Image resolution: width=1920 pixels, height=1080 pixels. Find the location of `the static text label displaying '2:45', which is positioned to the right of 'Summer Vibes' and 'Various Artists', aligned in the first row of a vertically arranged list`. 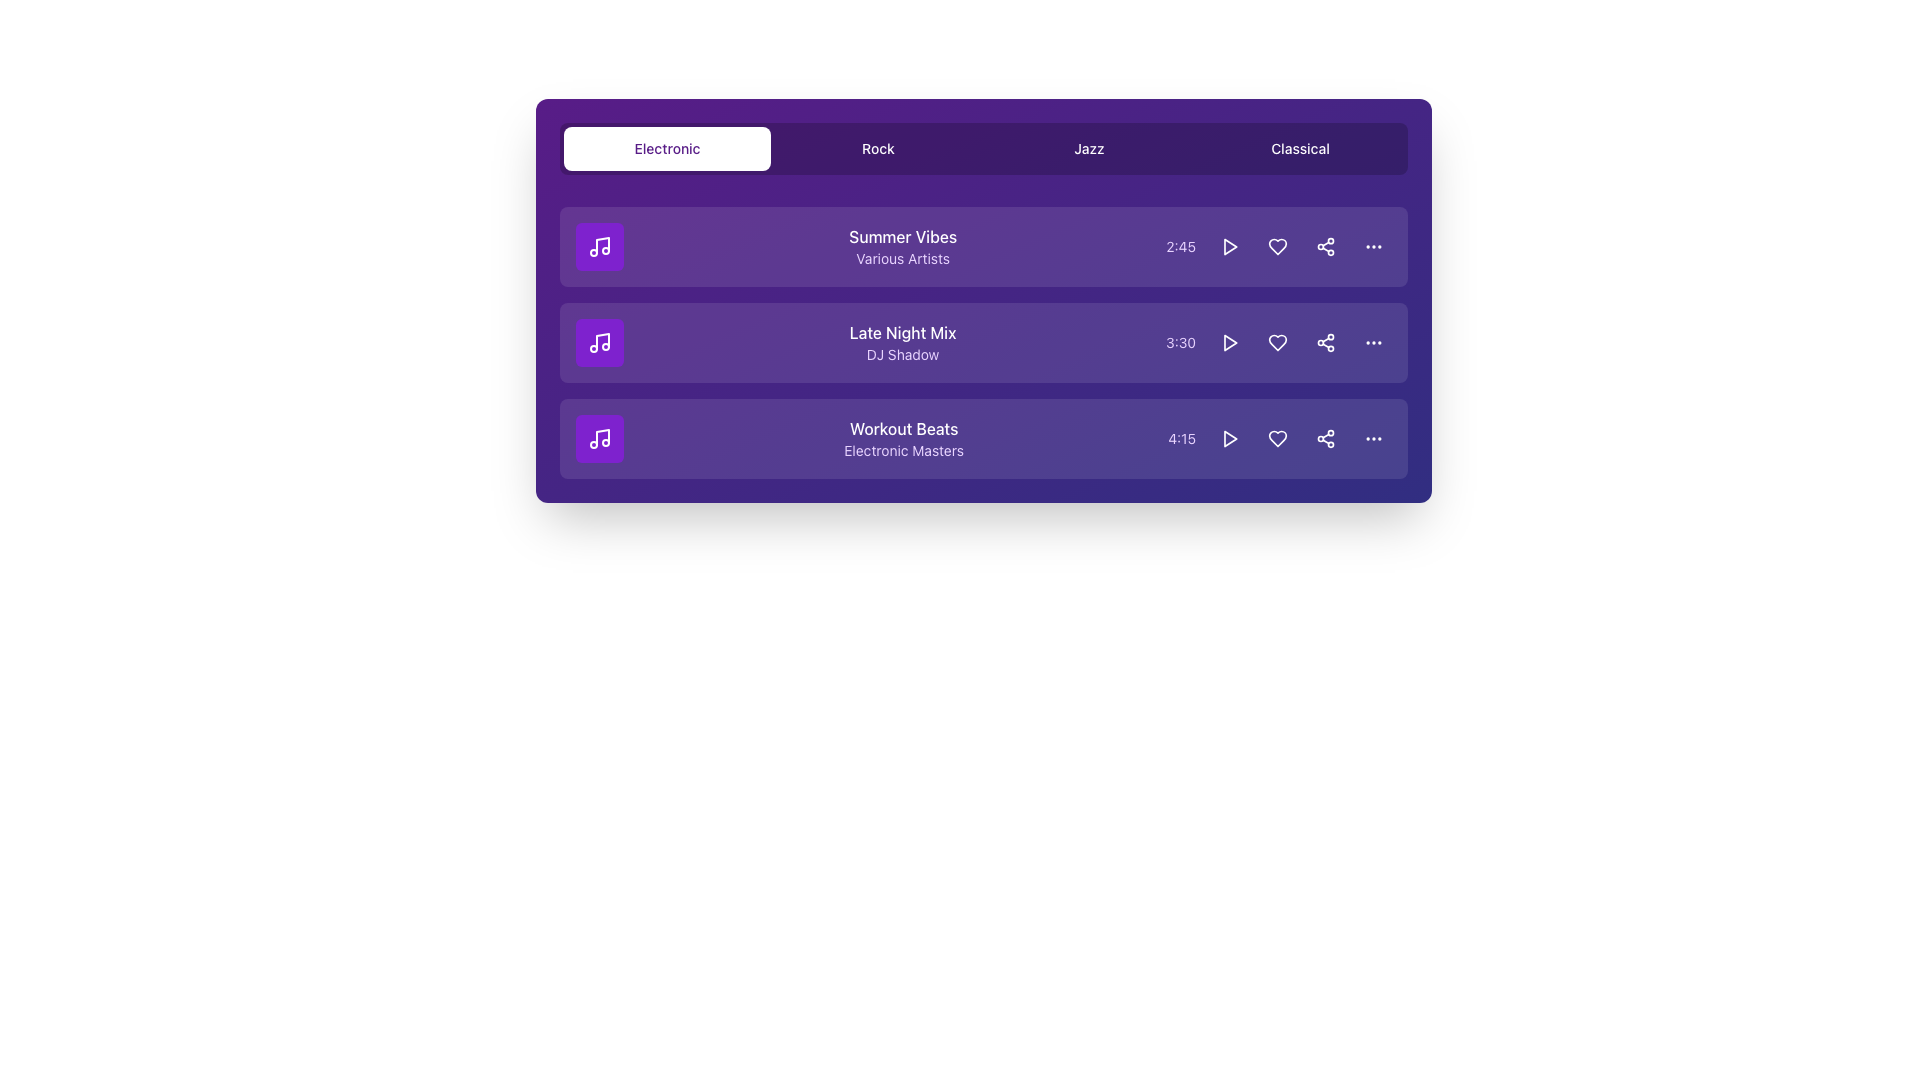

the static text label displaying '2:45', which is positioned to the right of 'Summer Vibes' and 'Various Artists', aligned in the first row of a vertically arranged list is located at coordinates (1181, 245).